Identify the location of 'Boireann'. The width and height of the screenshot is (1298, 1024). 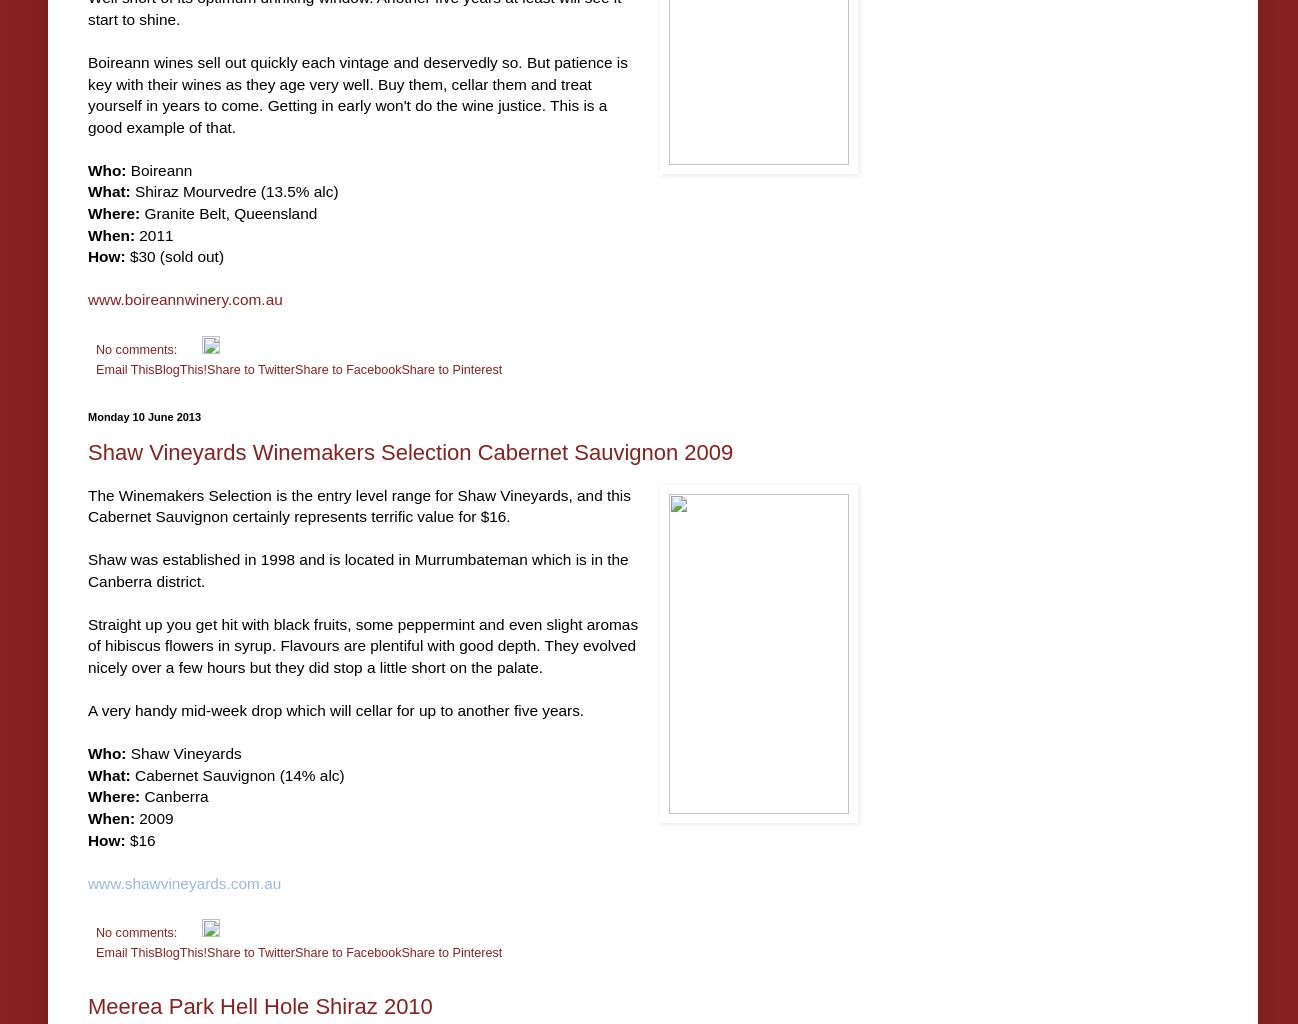
(126, 168).